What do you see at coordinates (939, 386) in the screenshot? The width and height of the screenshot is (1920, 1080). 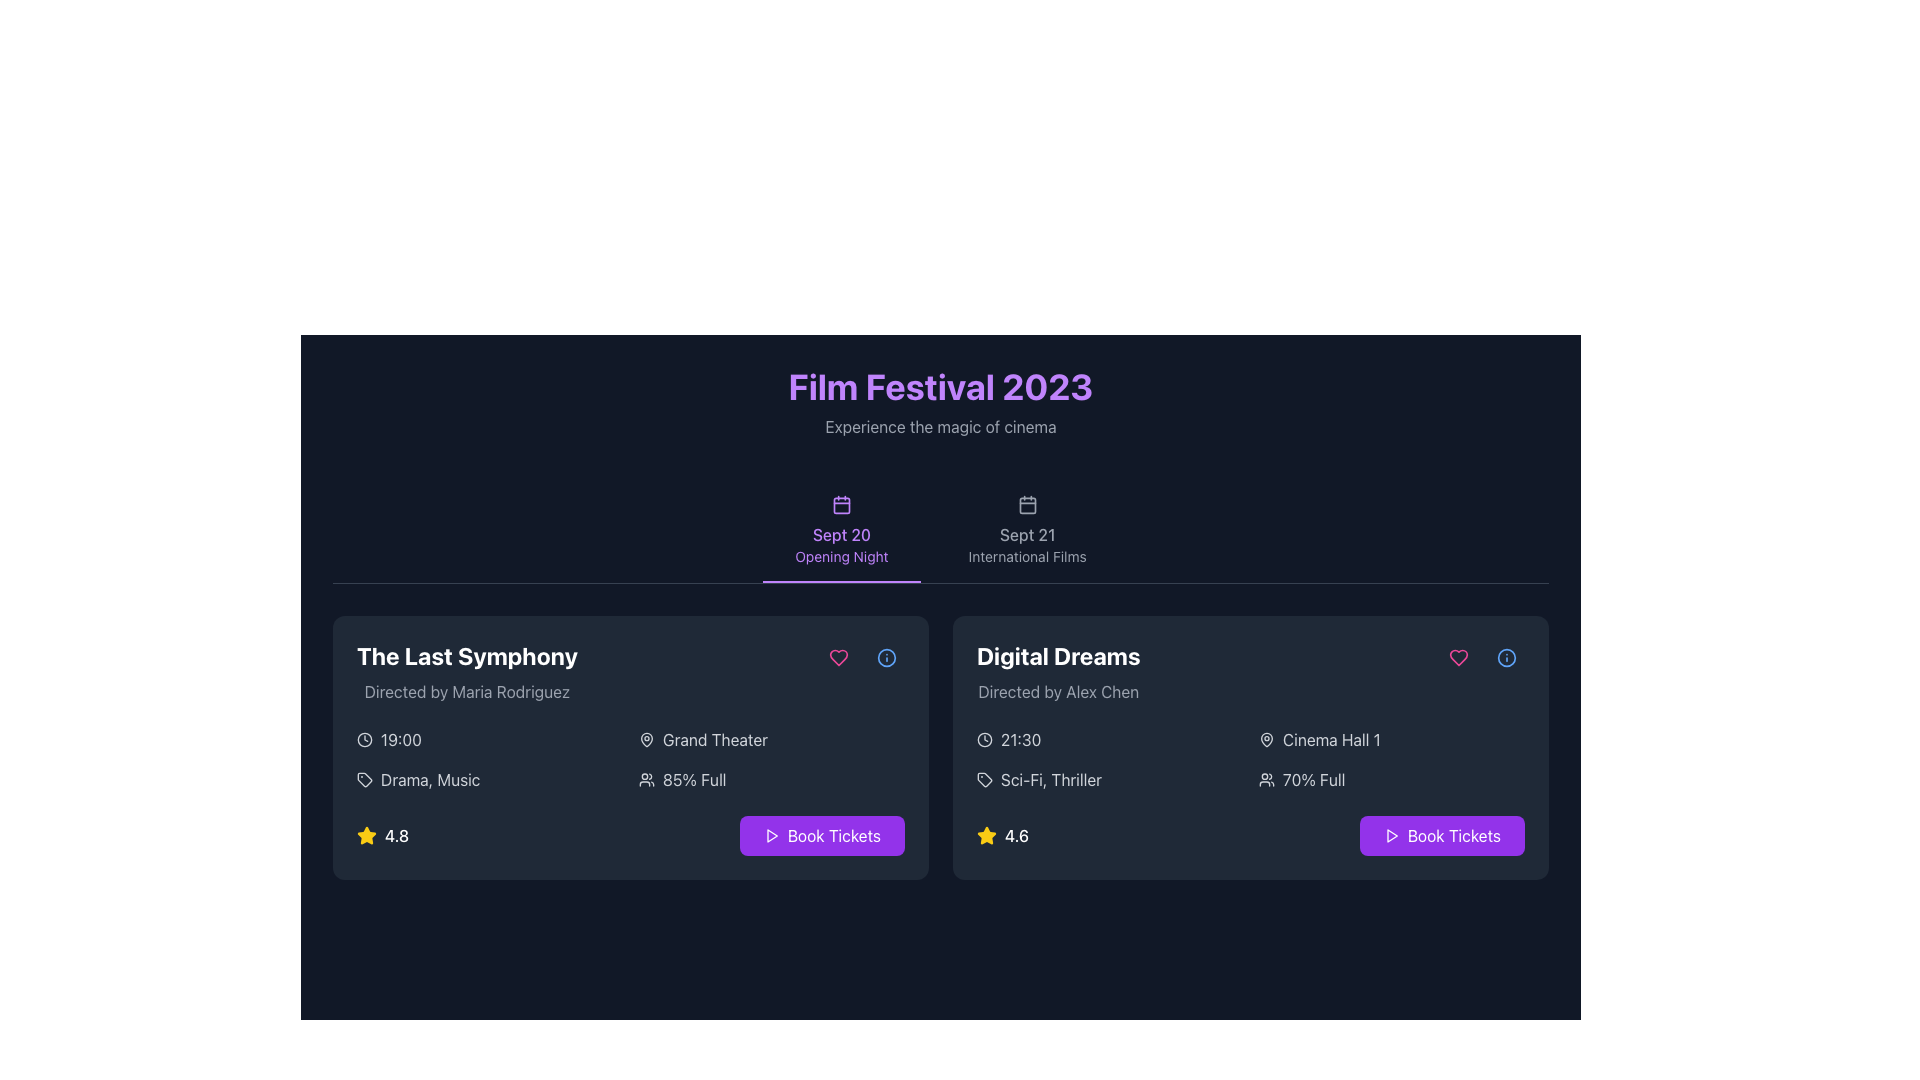 I see `the header text displaying 'Film Festival 2023' in a large, bold purple font, located at the top center of the page` at bounding box center [939, 386].